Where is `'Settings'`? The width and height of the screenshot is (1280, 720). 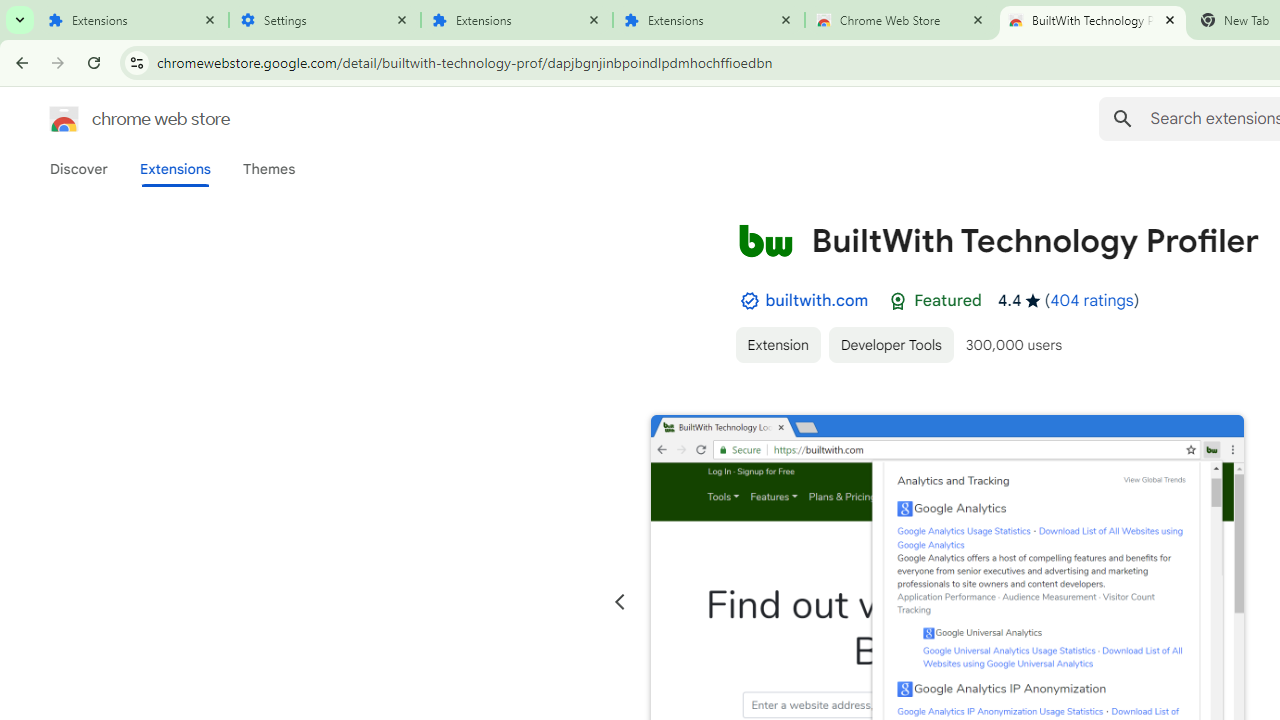 'Settings' is located at coordinates (325, 20).